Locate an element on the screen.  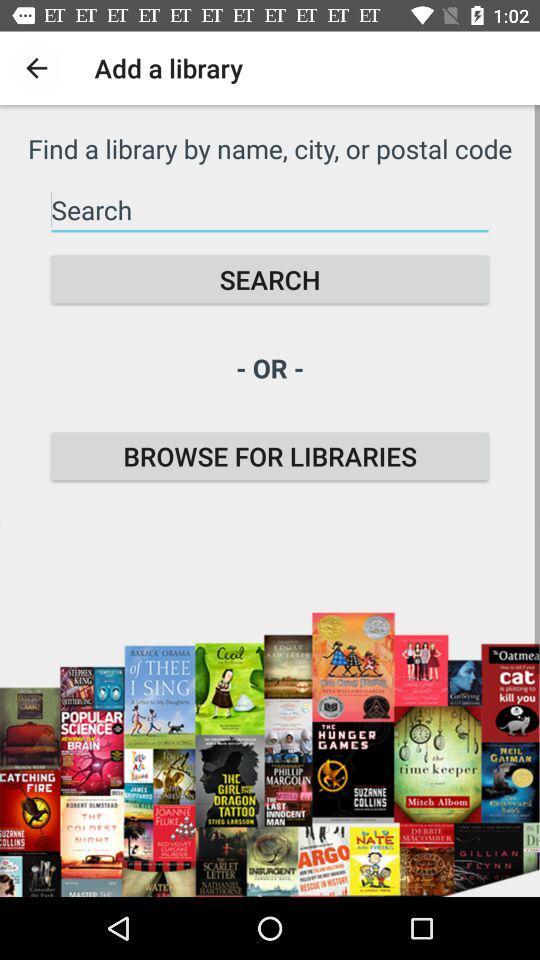
the icon to the left of add a library icon is located at coordinates (36, 68).